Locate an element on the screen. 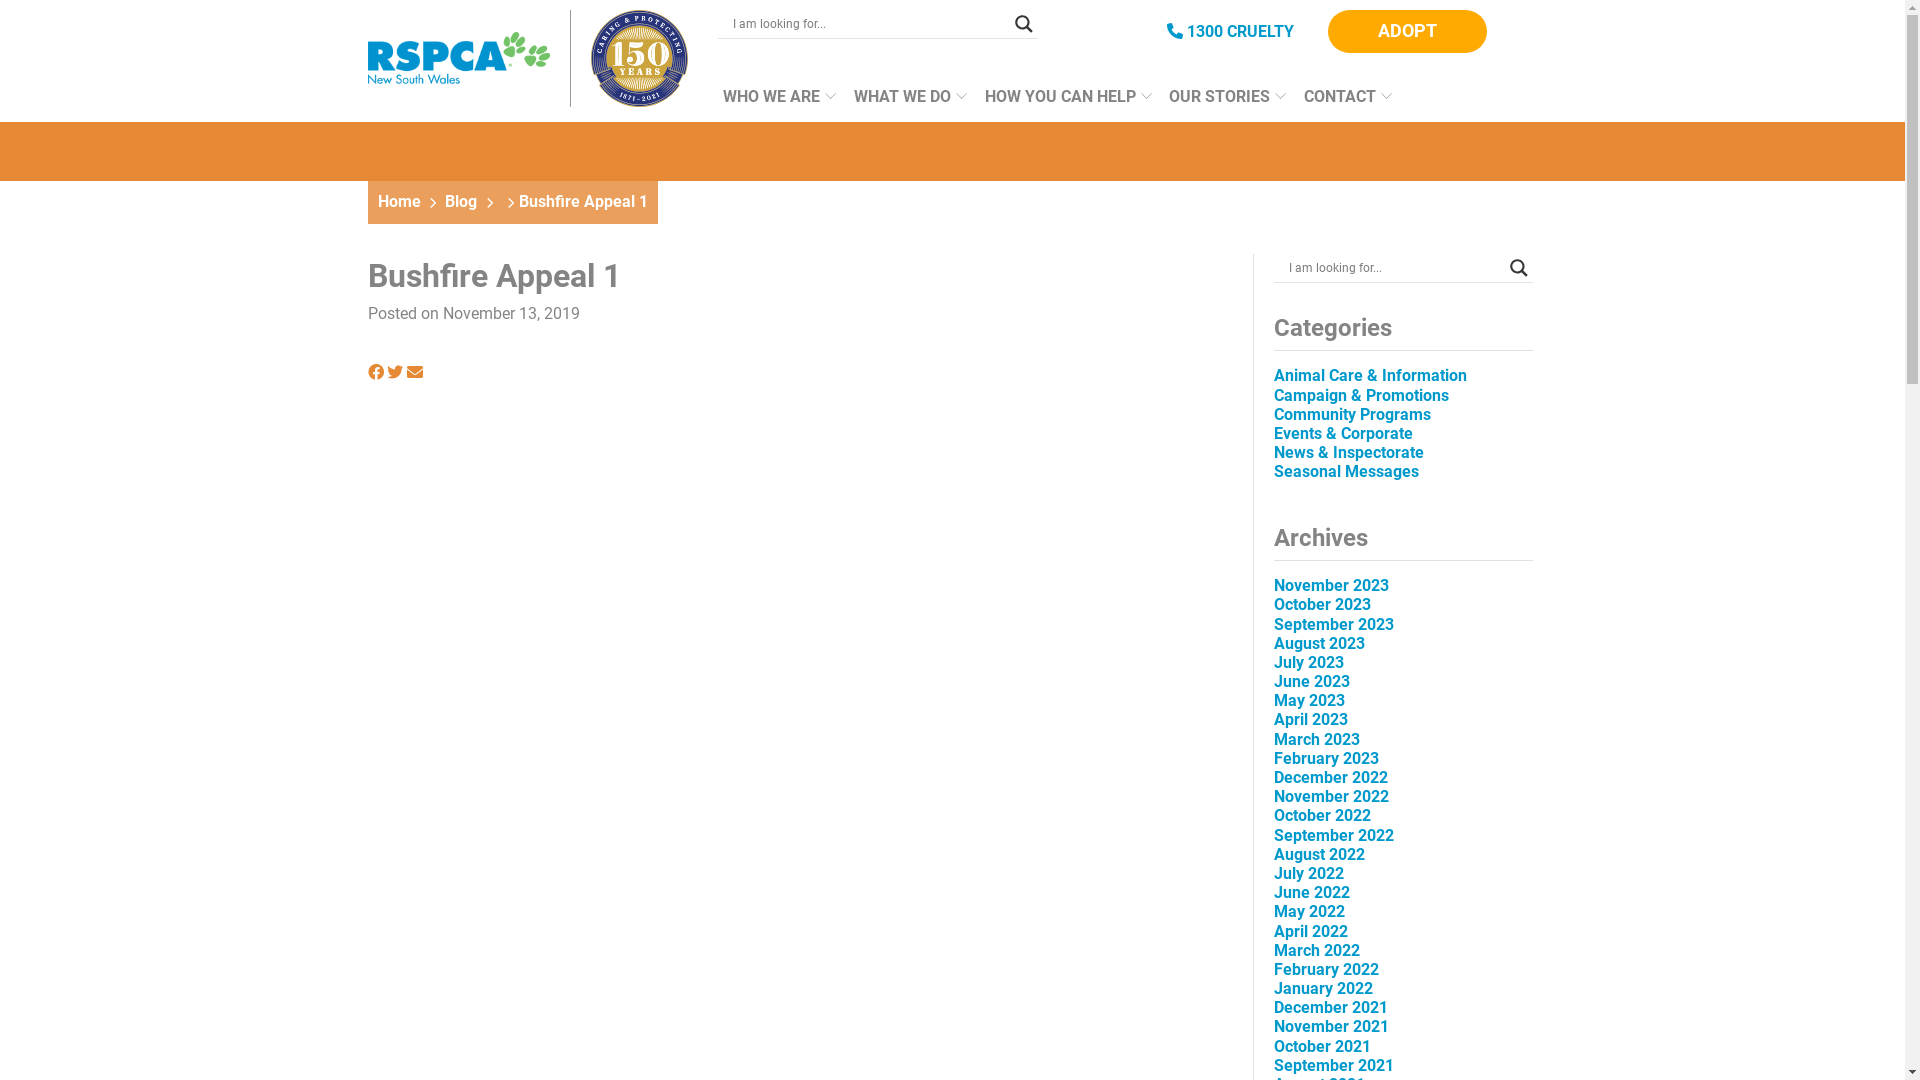 This screenshot has width=1920, height=1080. 'CONTACT' is located at coordinates (1343, 104).